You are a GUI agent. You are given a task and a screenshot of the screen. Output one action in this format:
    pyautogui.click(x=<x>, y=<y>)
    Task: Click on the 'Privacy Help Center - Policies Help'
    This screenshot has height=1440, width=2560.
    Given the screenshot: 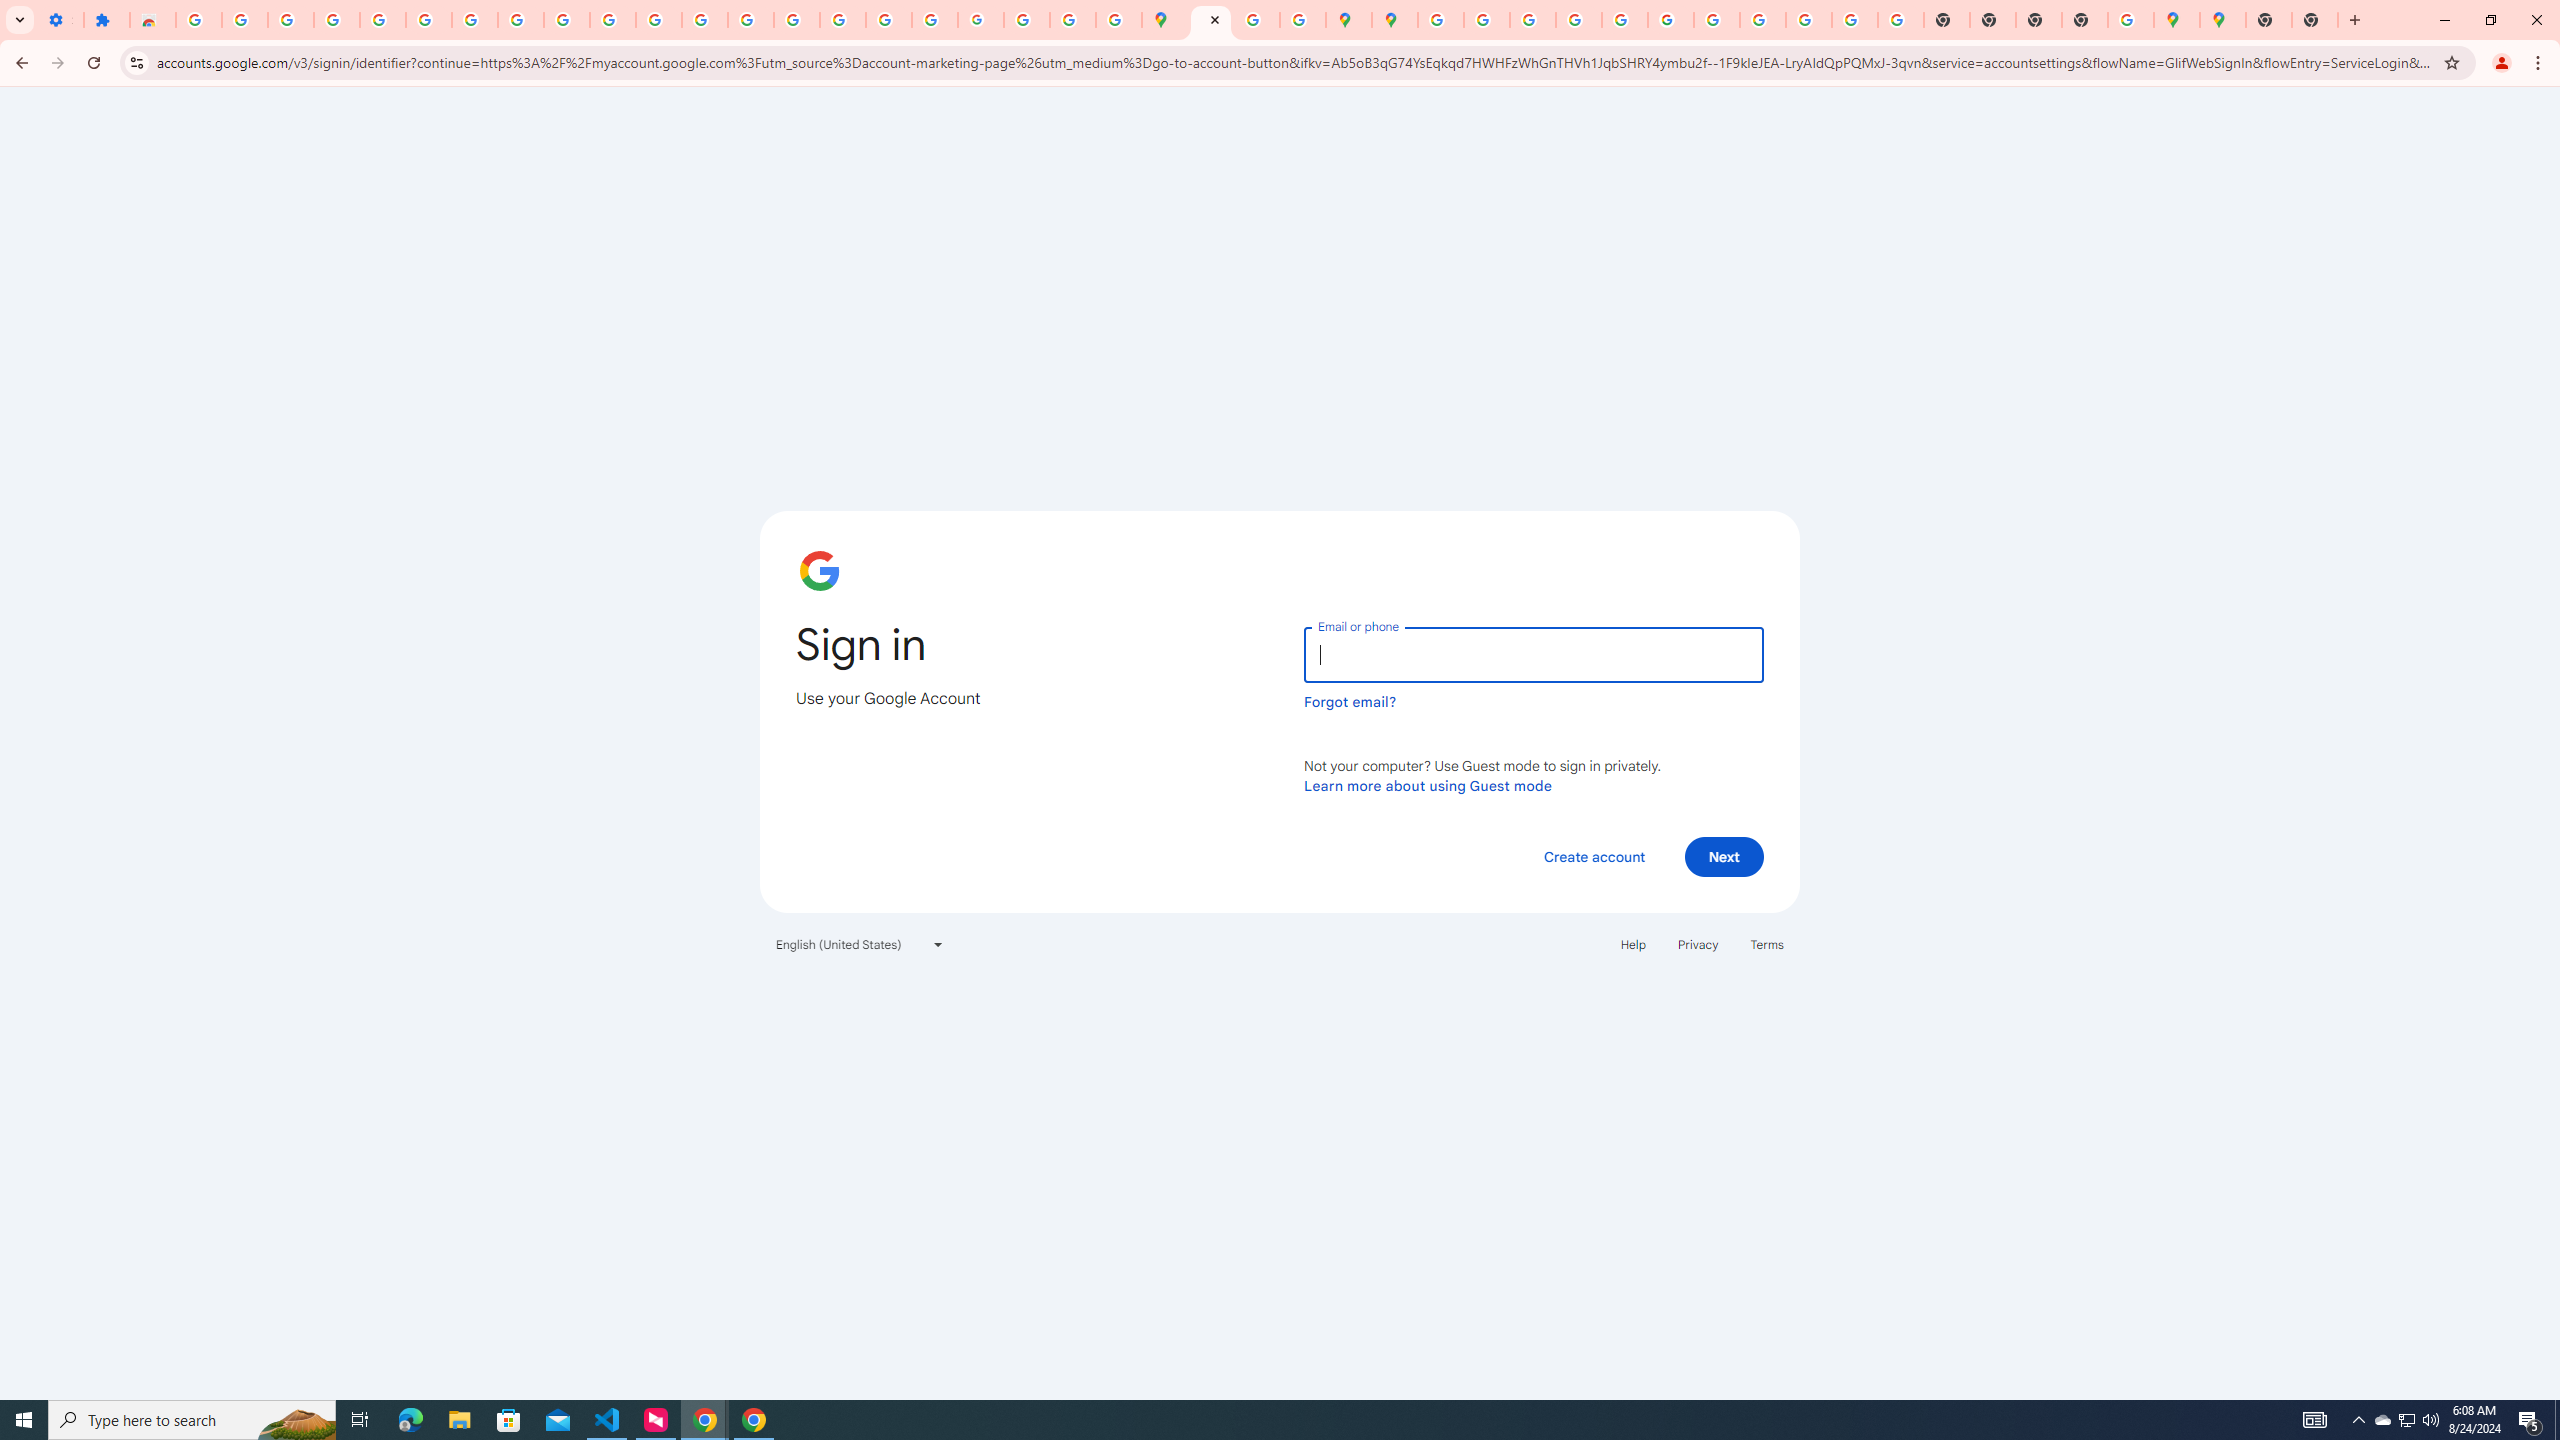 What is the action you would take?
    pyautogui.click(x=1577, y=19)
    